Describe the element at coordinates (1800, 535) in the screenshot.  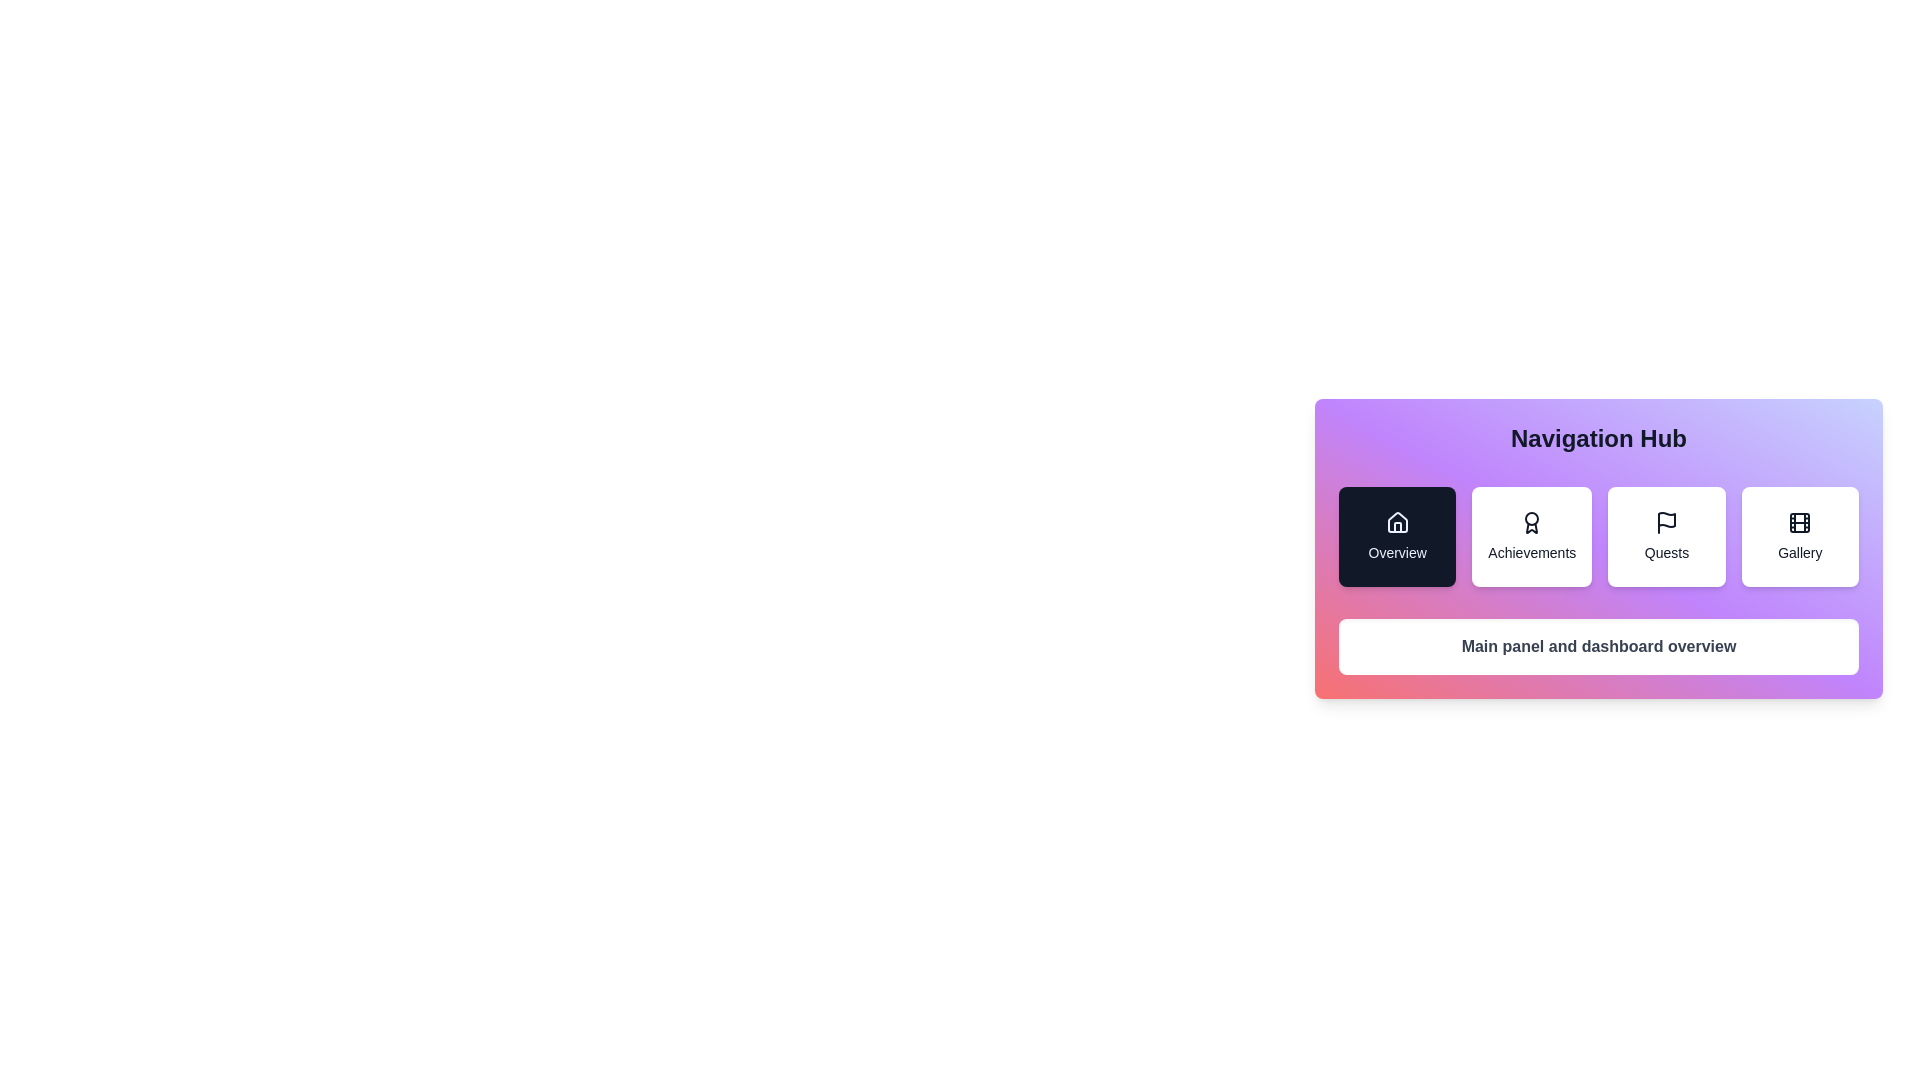
I see `the 'Gallery' button, which is a rectangular button with a white background, rounded corners, and an icon of a film reel at the top center` at that location.